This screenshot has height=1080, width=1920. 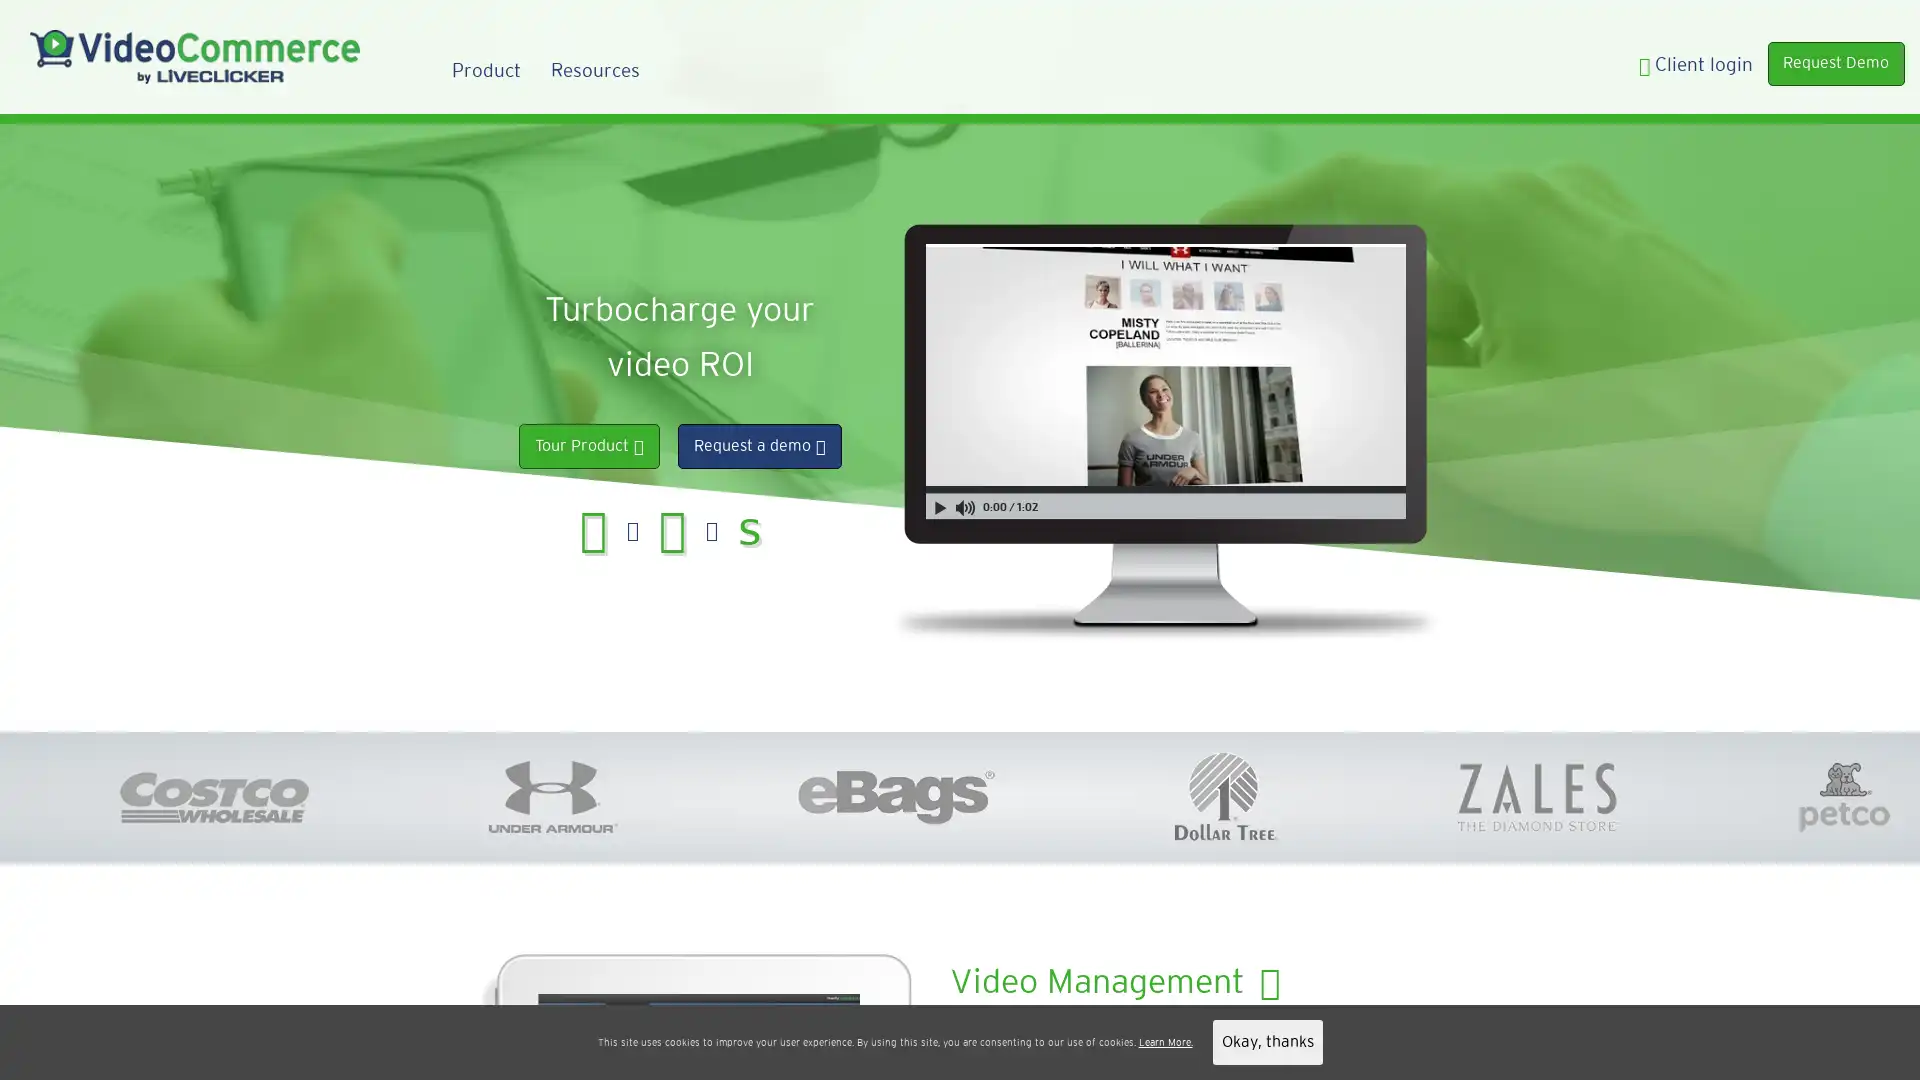 I want to click on Tour Product, so click(x=587, y=444).